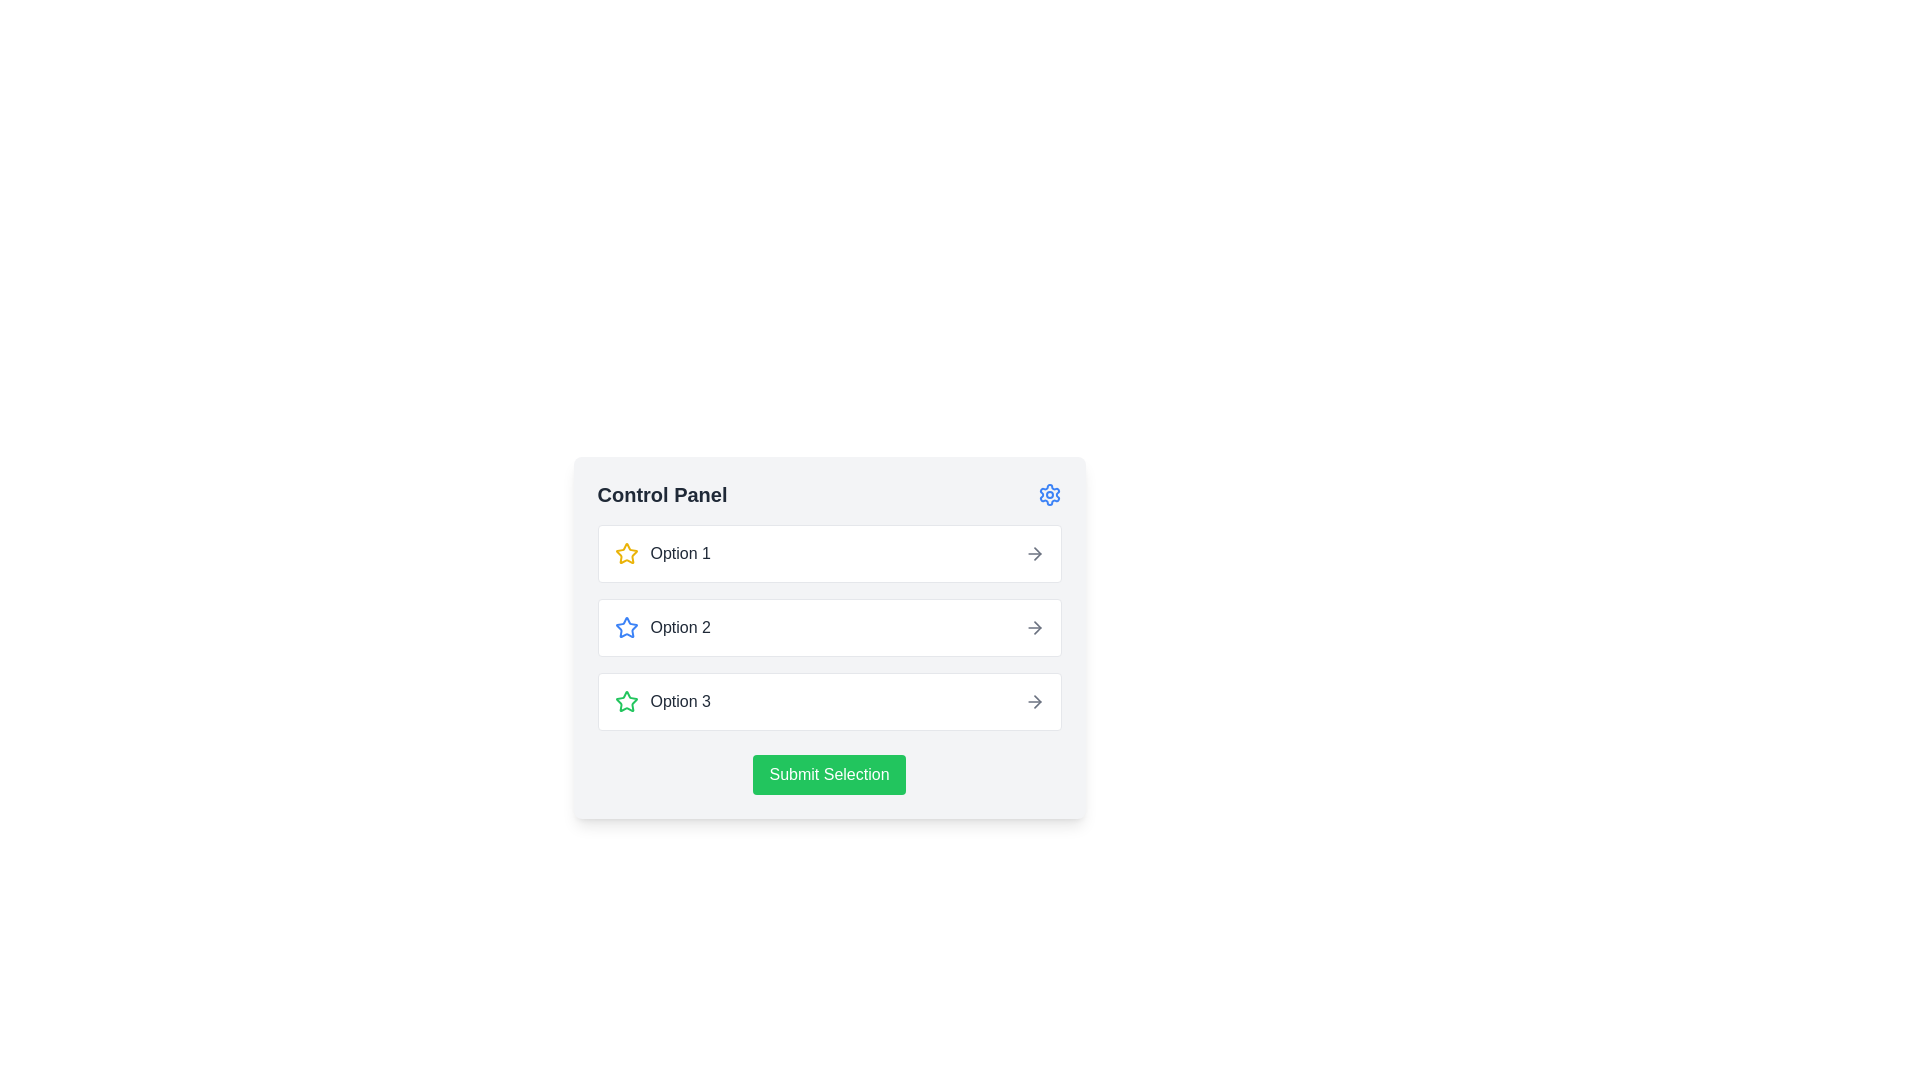 The height and width of the screenshot is (1080, 1920). I want to click on the selectable option in the vertical stack of options in the 'Control Panel' section, so click(829, 627).